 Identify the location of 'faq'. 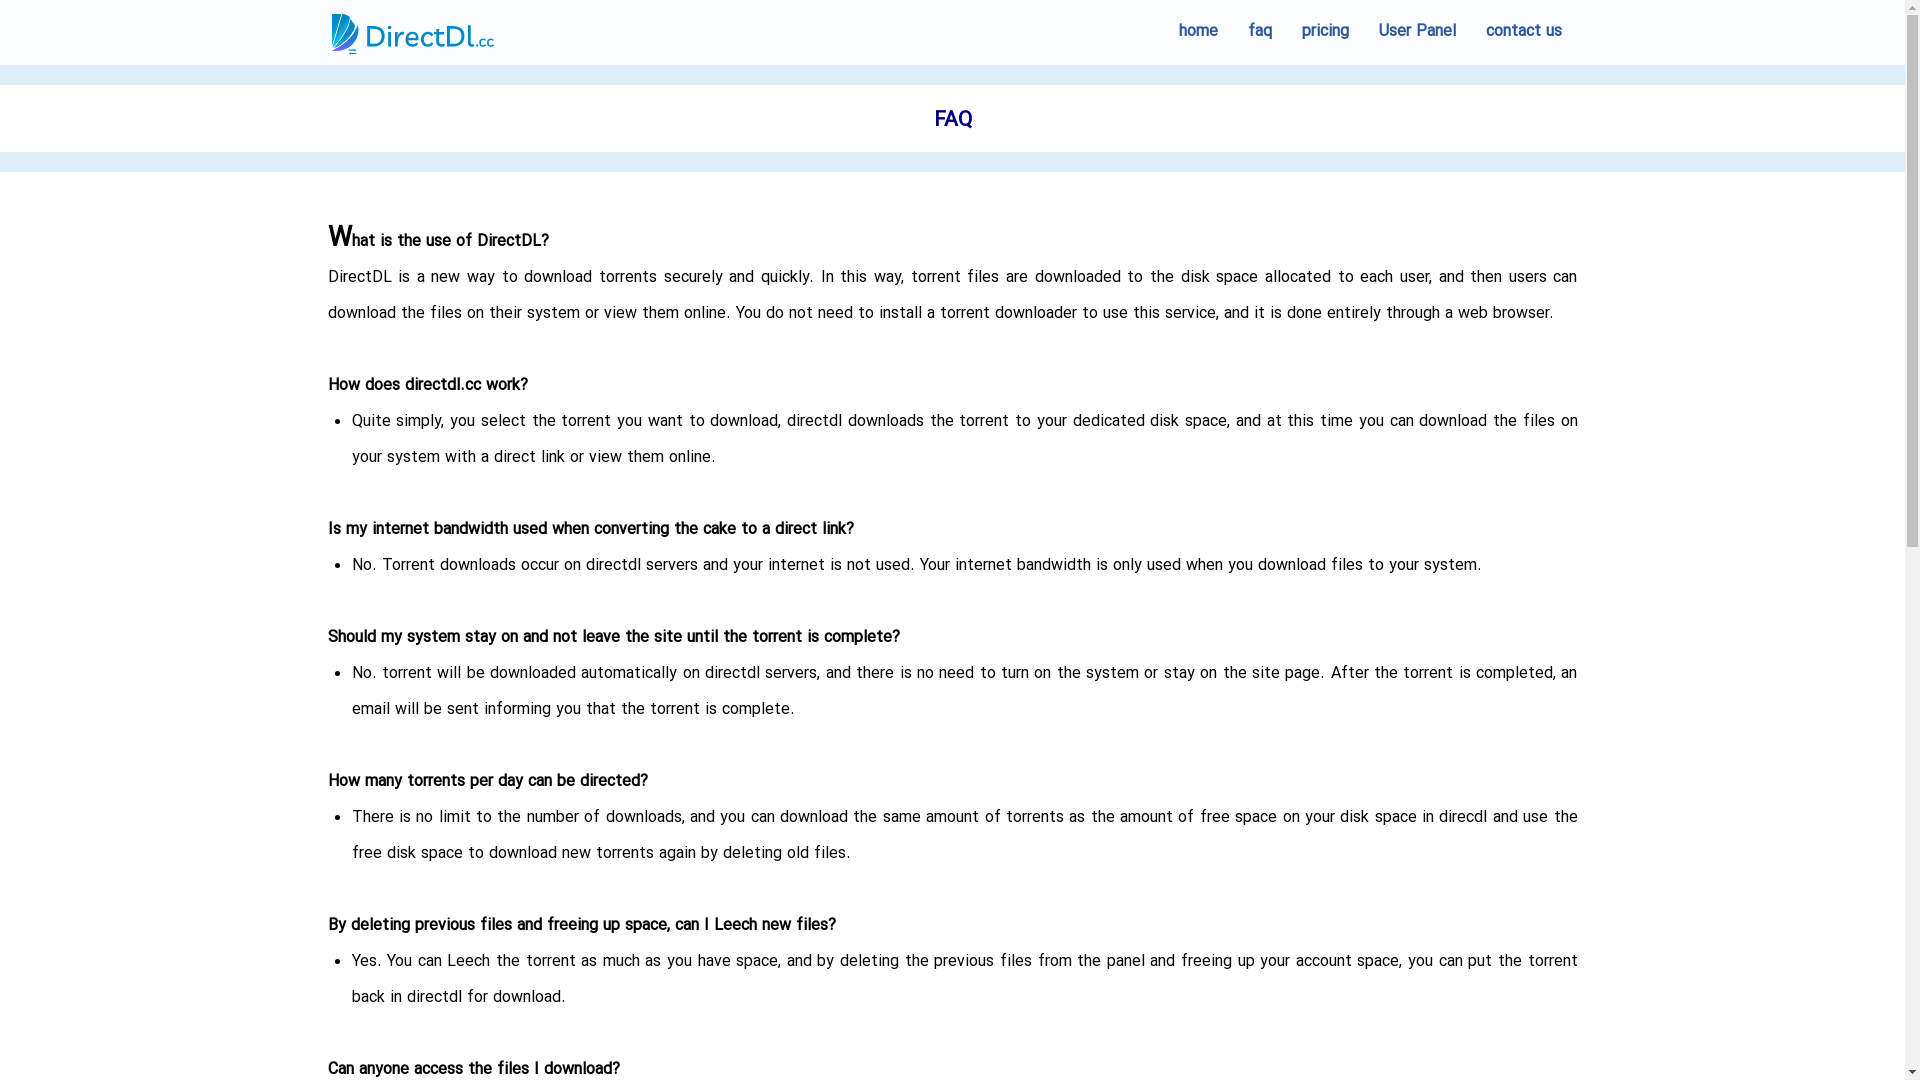
(1257, 31).